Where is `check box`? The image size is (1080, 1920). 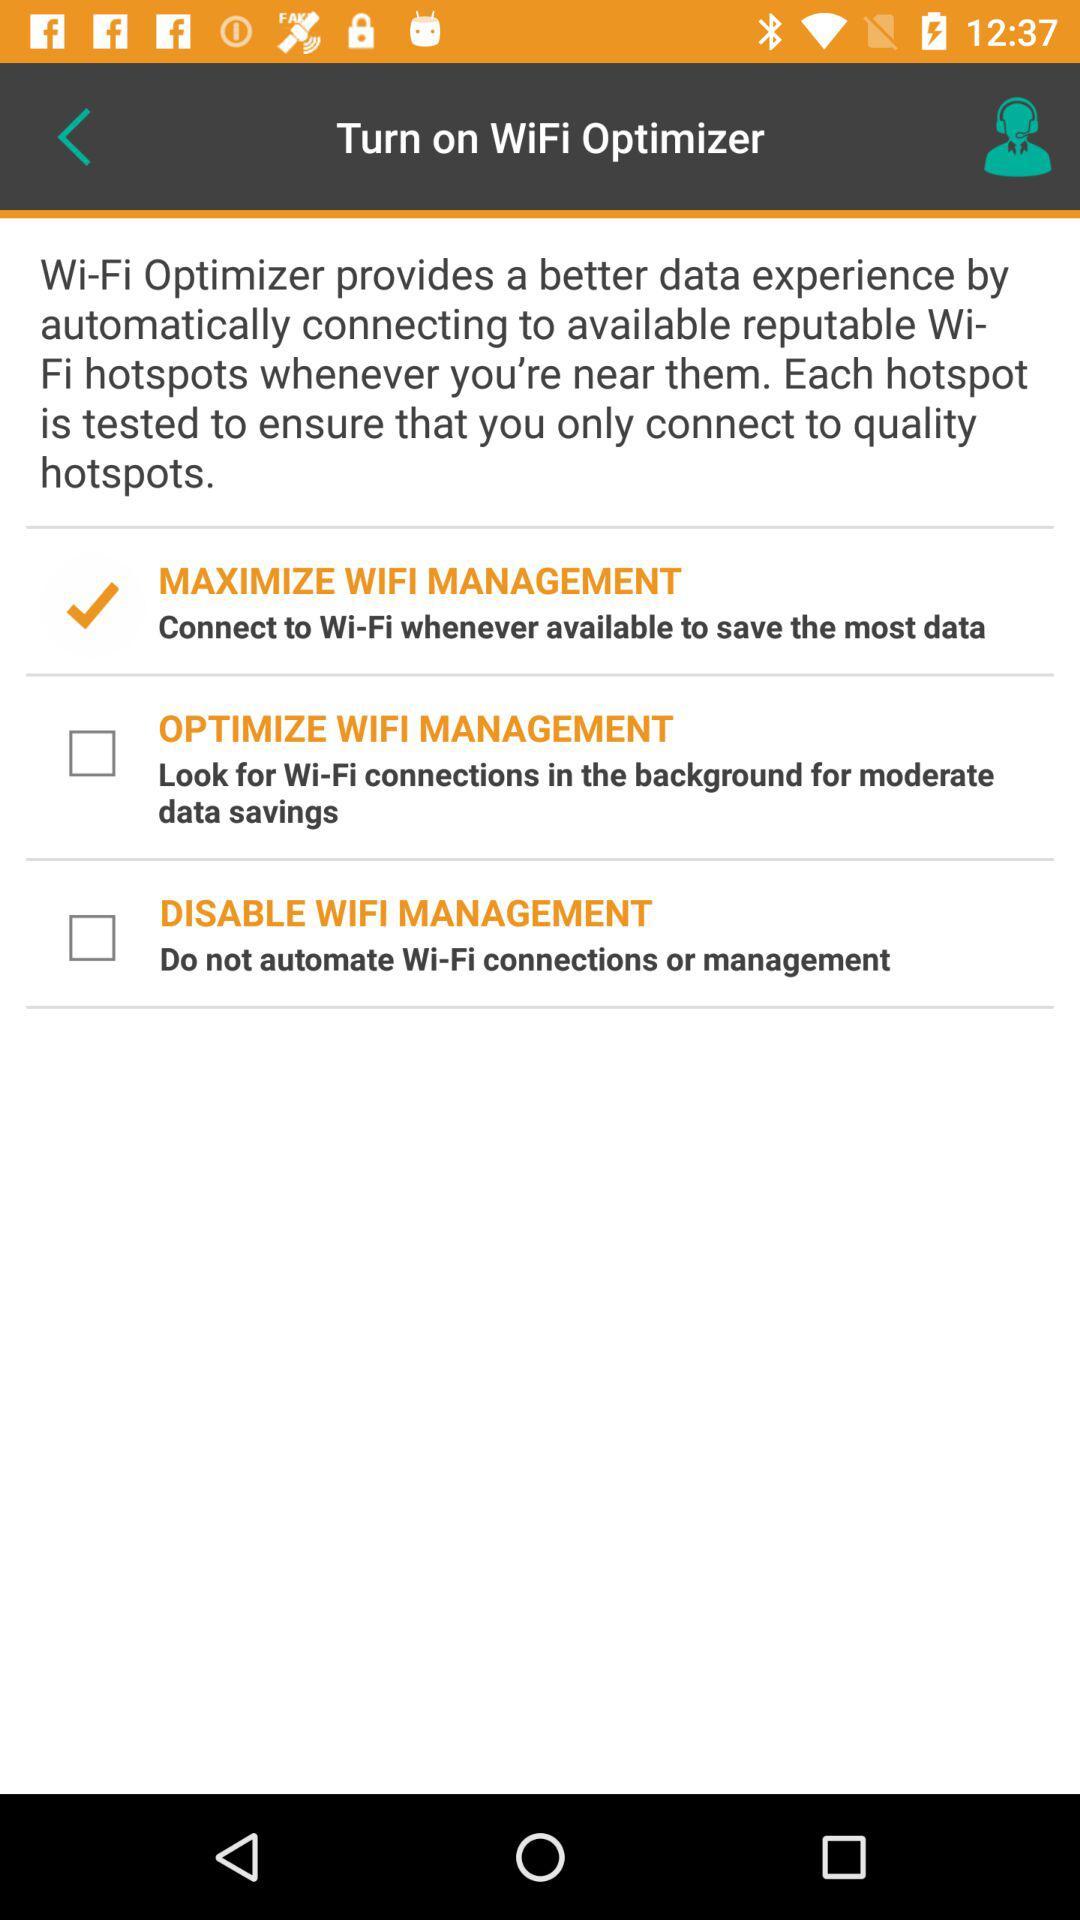 check box is located at coordinates (92, 752).